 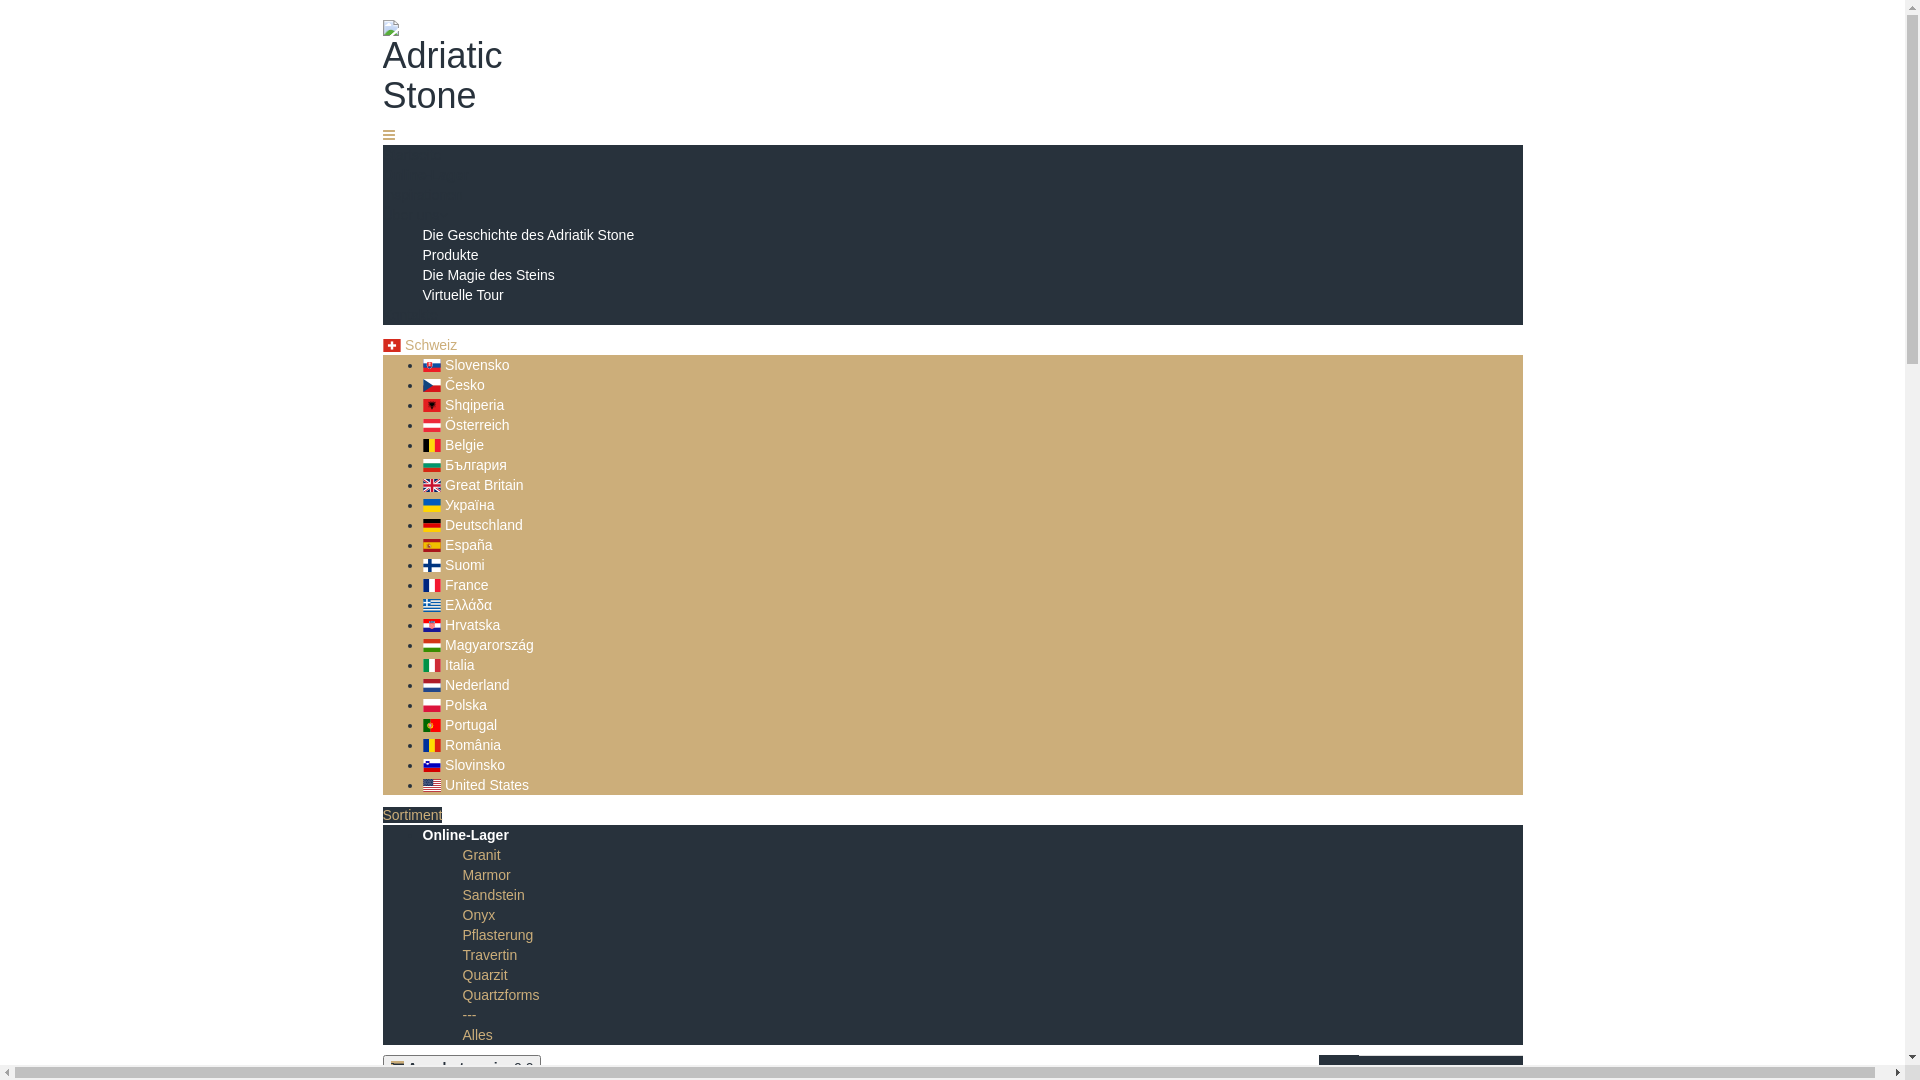 What do you see at coordinates (489, 954) in the screenshot?
I see `'Travertin'` at bounding box center [489, 954].